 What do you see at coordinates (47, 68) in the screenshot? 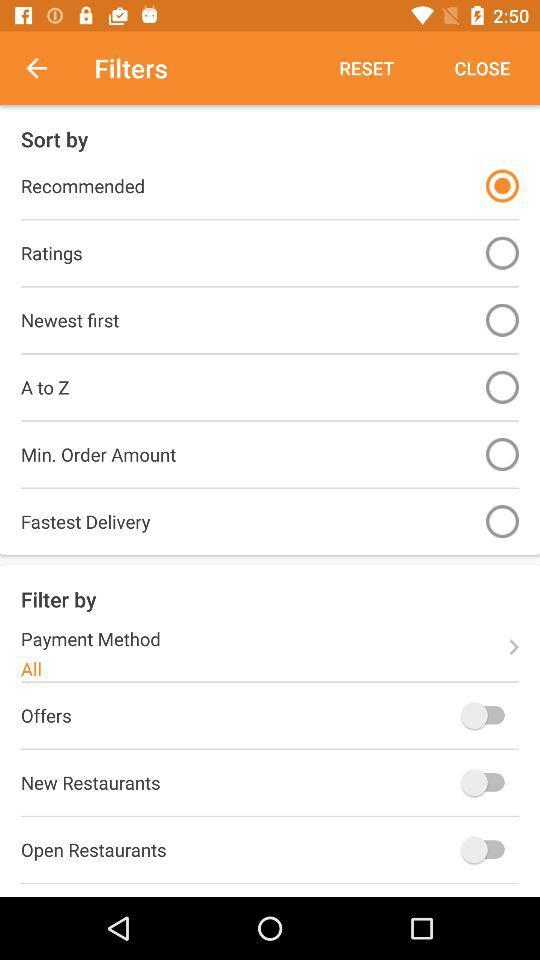
I see `go back` at bounding box center [47, 68].